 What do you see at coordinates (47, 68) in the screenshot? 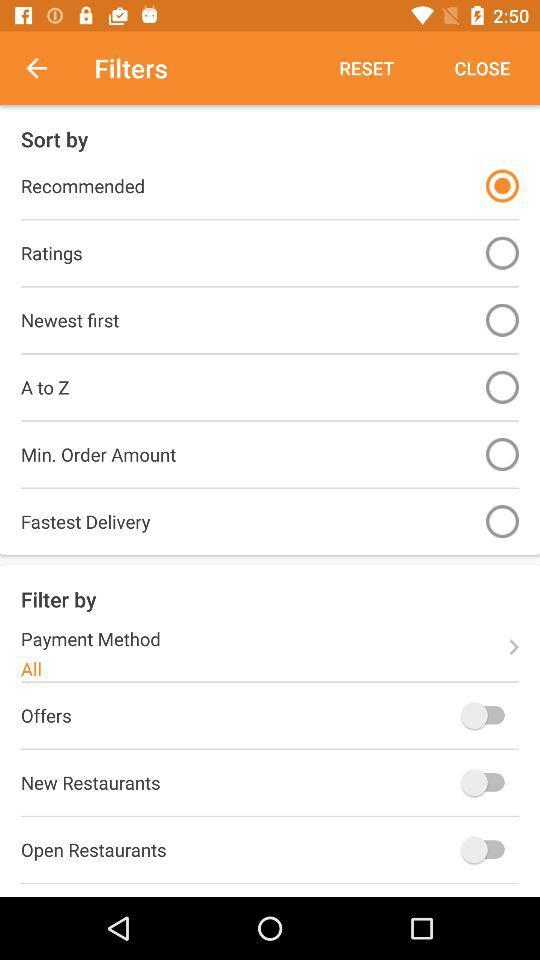
I see `go back` at bounding box center [47, 68].